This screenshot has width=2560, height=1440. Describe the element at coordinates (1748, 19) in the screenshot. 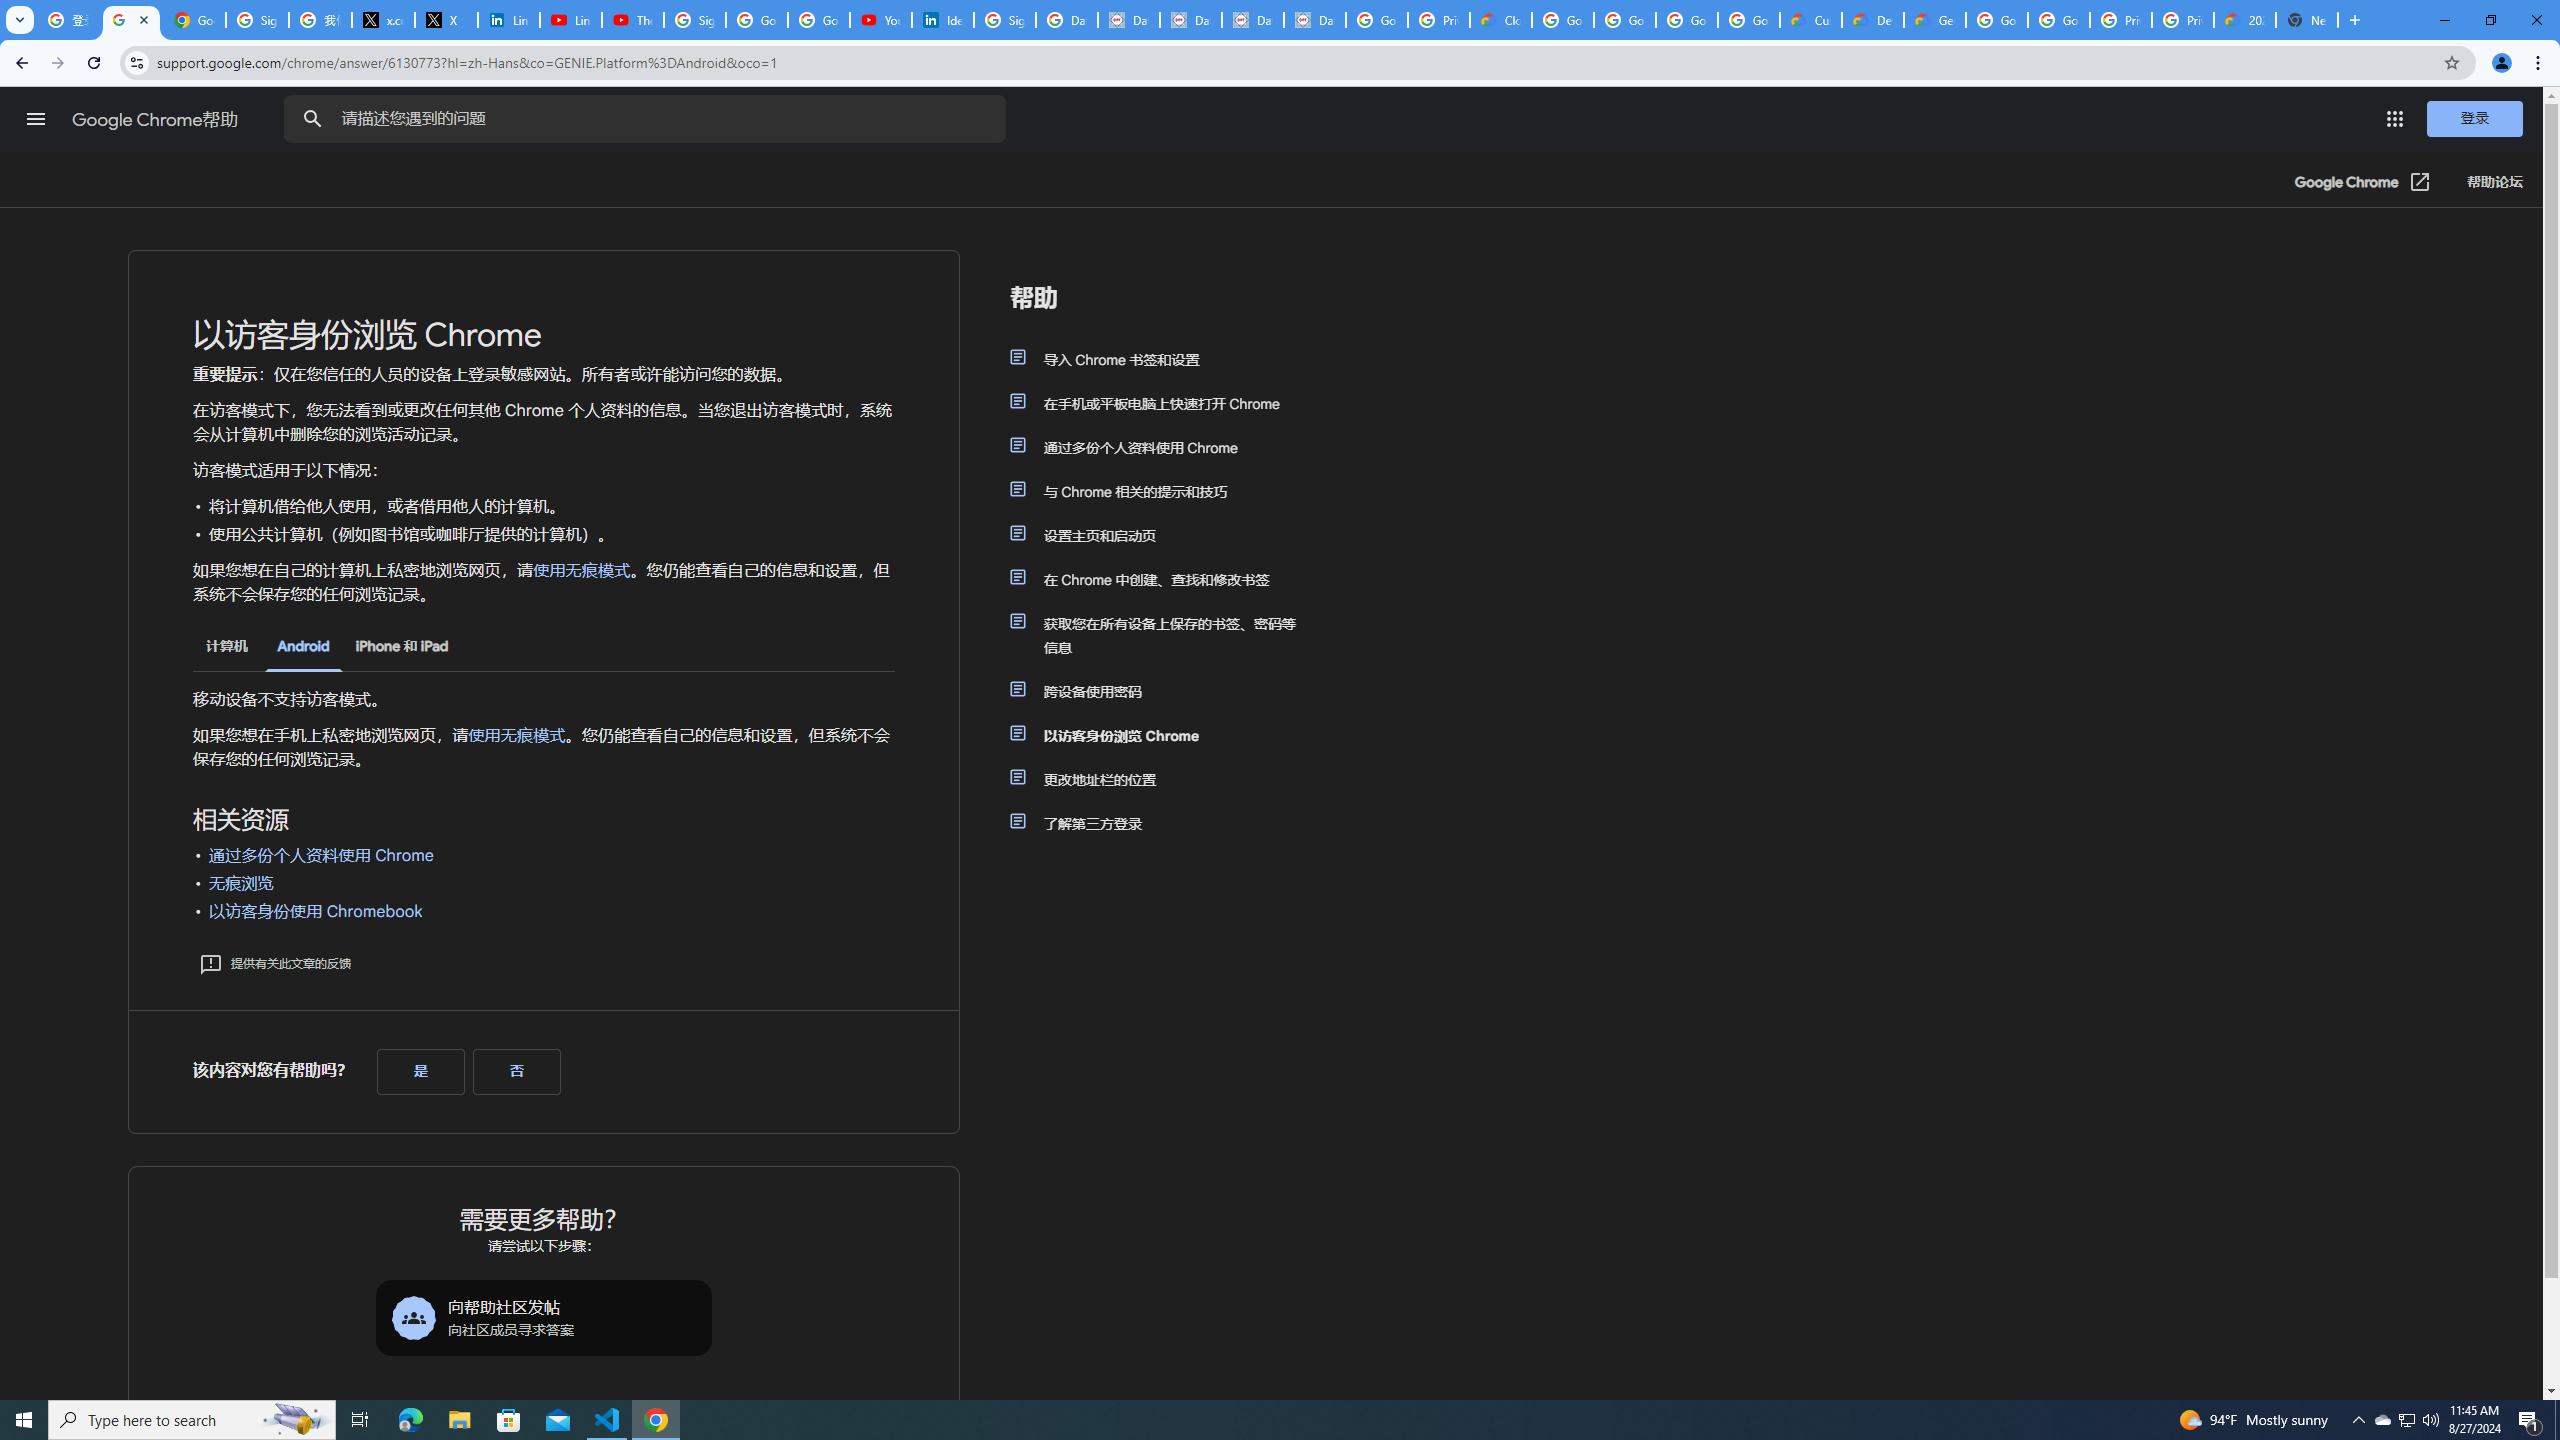

I see `'Google Workspace - Specific Terms'` at that location.